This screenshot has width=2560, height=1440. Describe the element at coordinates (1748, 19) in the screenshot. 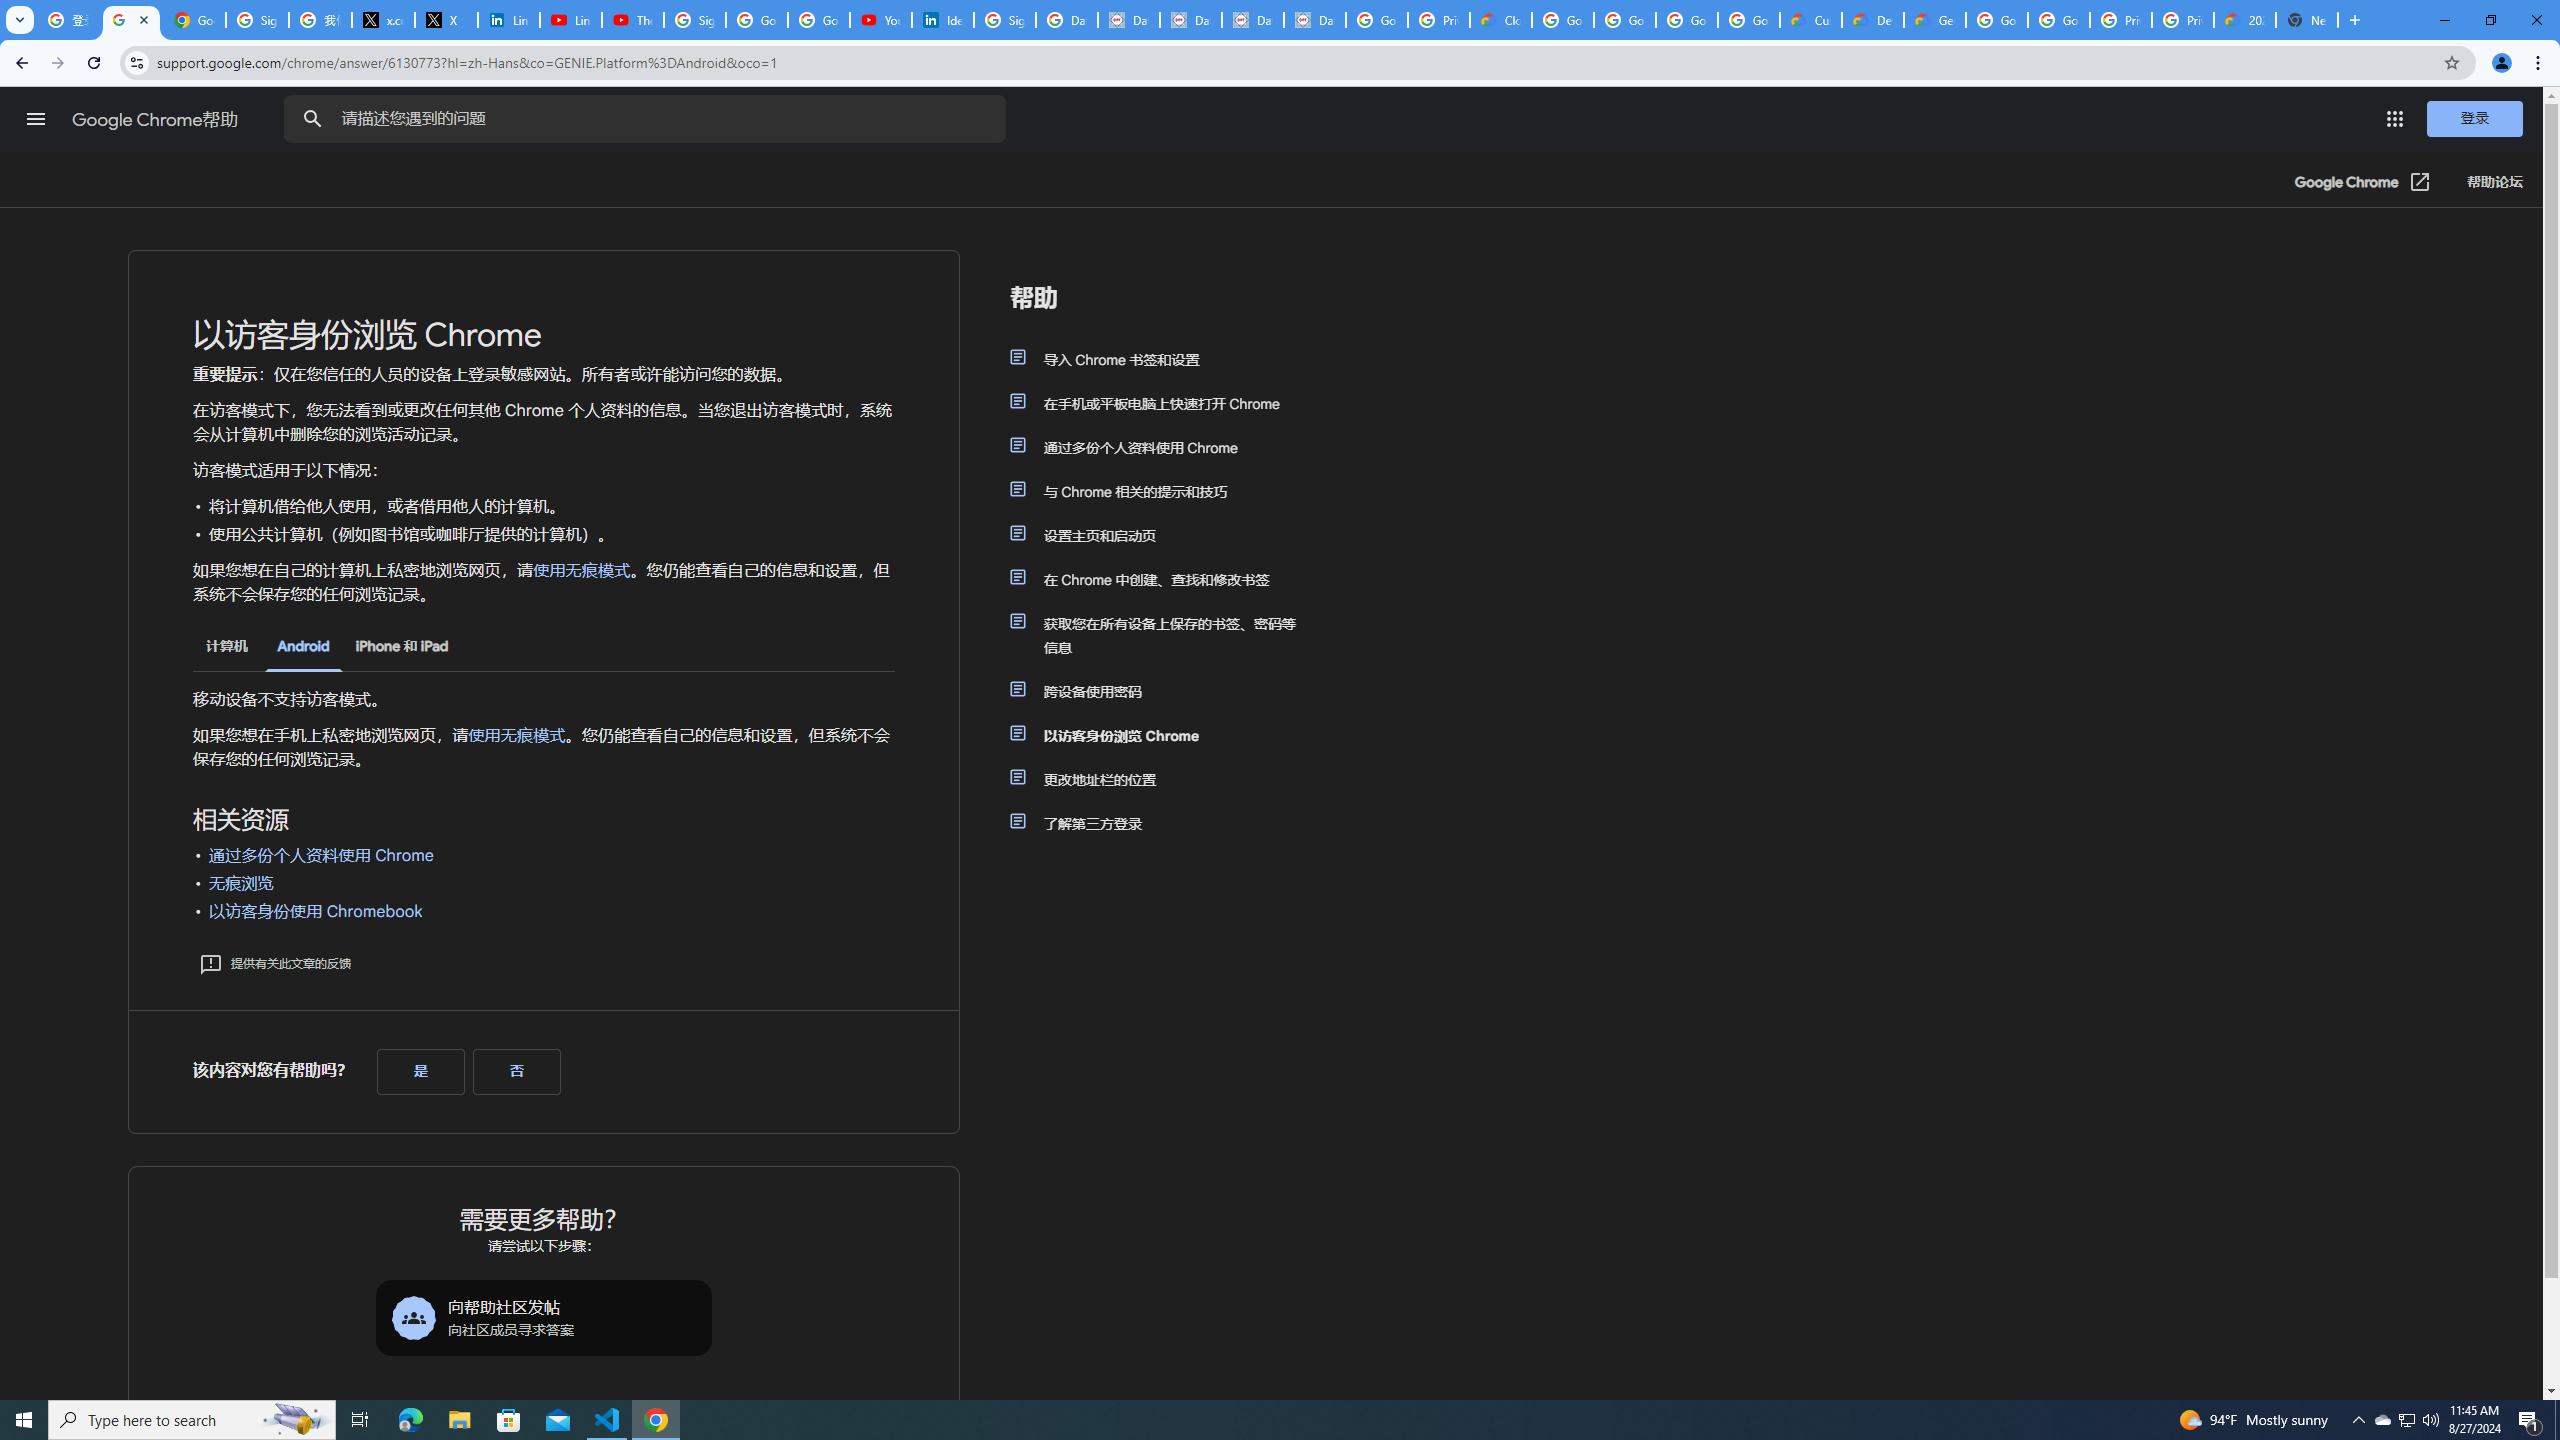

I see `'Google Workspace - Specific Terms'` at that location.